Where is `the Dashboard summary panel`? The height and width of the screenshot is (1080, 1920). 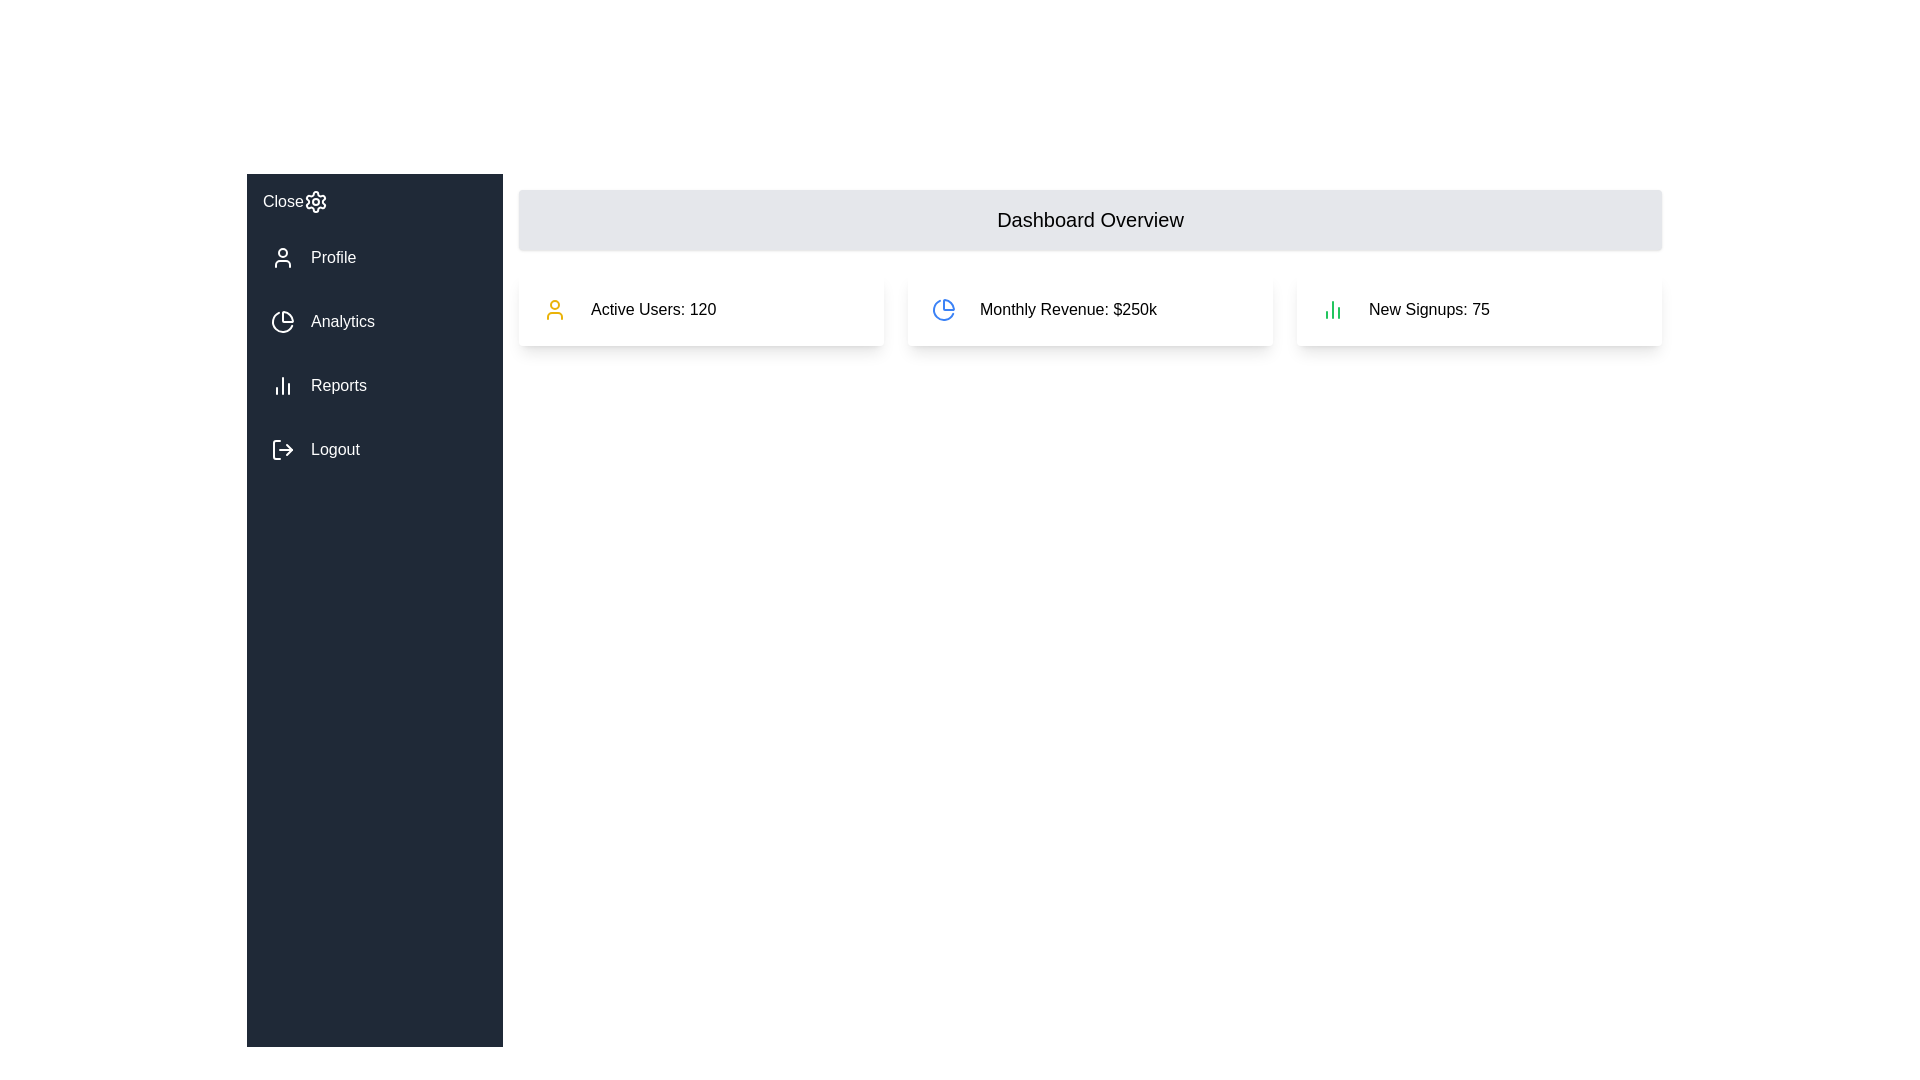
the Dashboard summary panel is located at coordinates (1089, 309).